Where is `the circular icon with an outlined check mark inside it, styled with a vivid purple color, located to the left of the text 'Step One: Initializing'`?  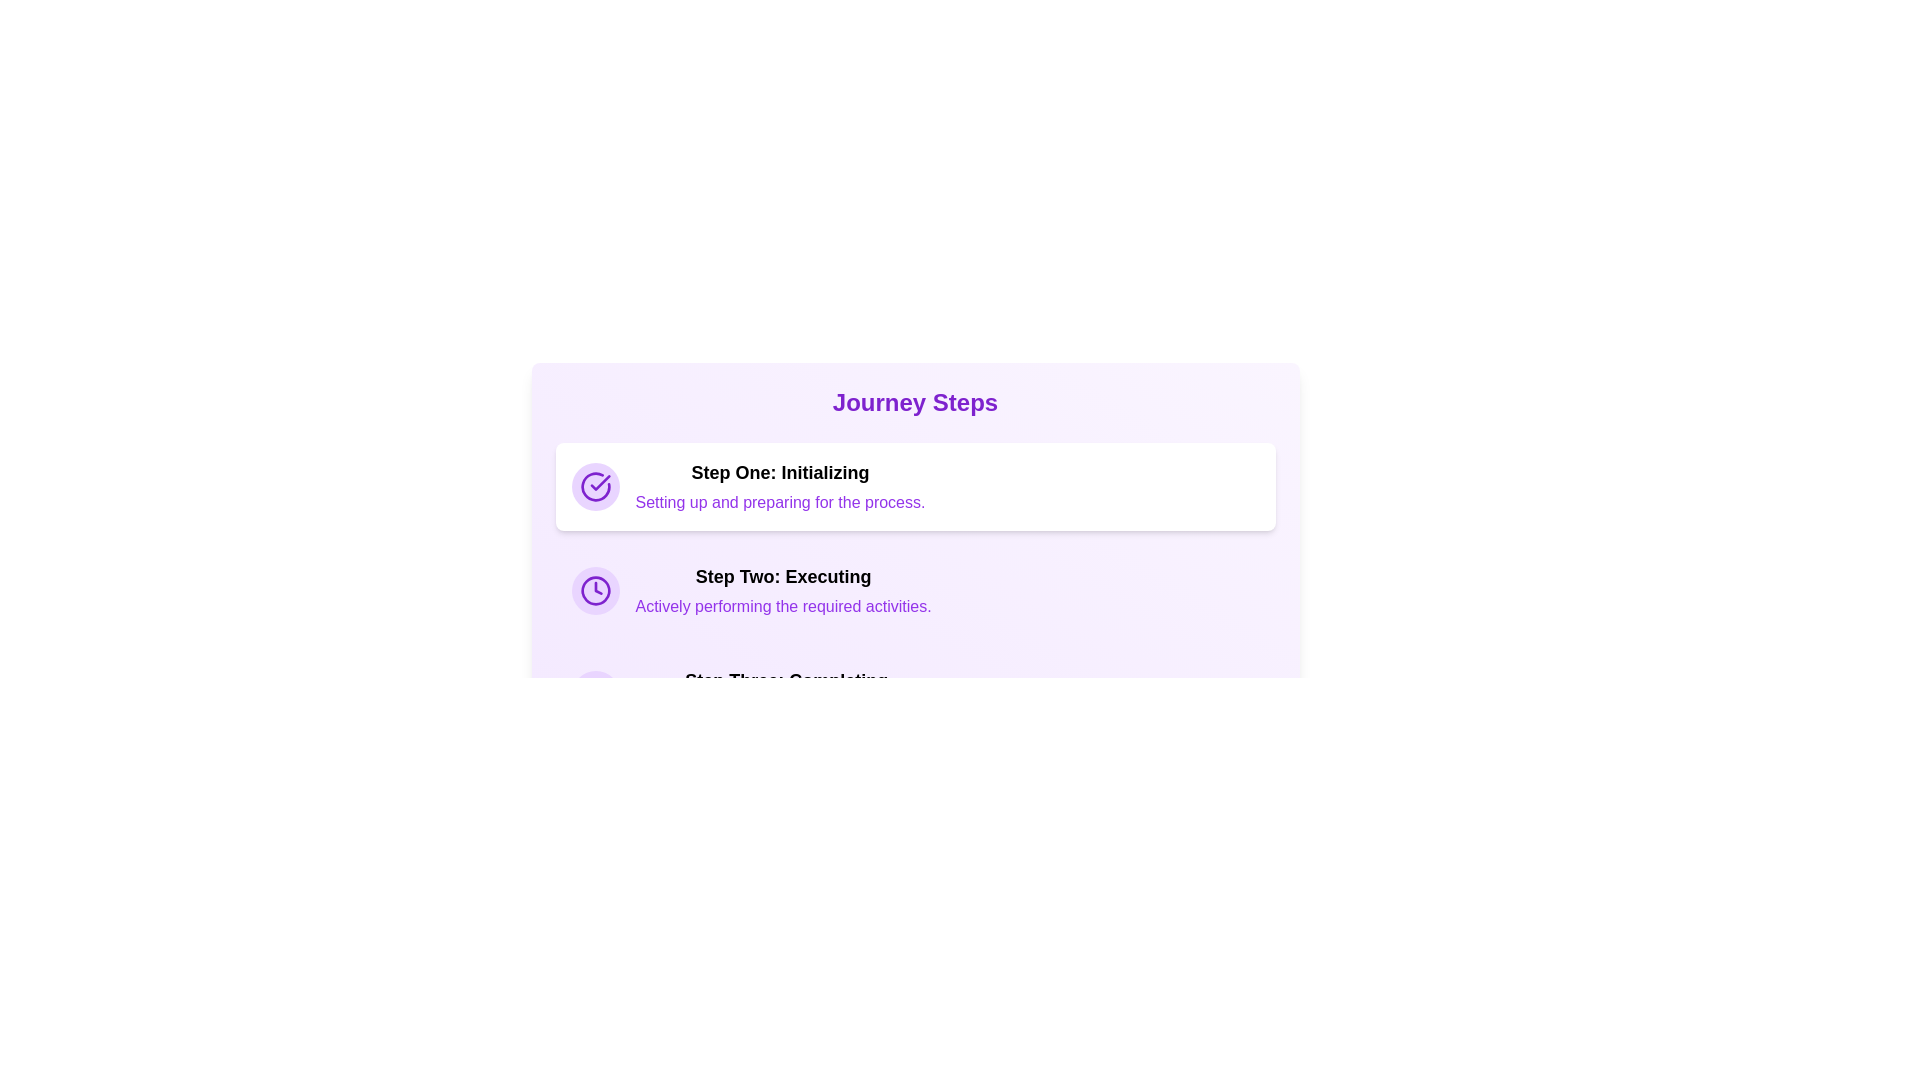
the circular icon with an outlined check mark inside it, styled with a vivid purple color, located to the left of the text 'Step One: Initializing' is located at coordinates (594, 486).